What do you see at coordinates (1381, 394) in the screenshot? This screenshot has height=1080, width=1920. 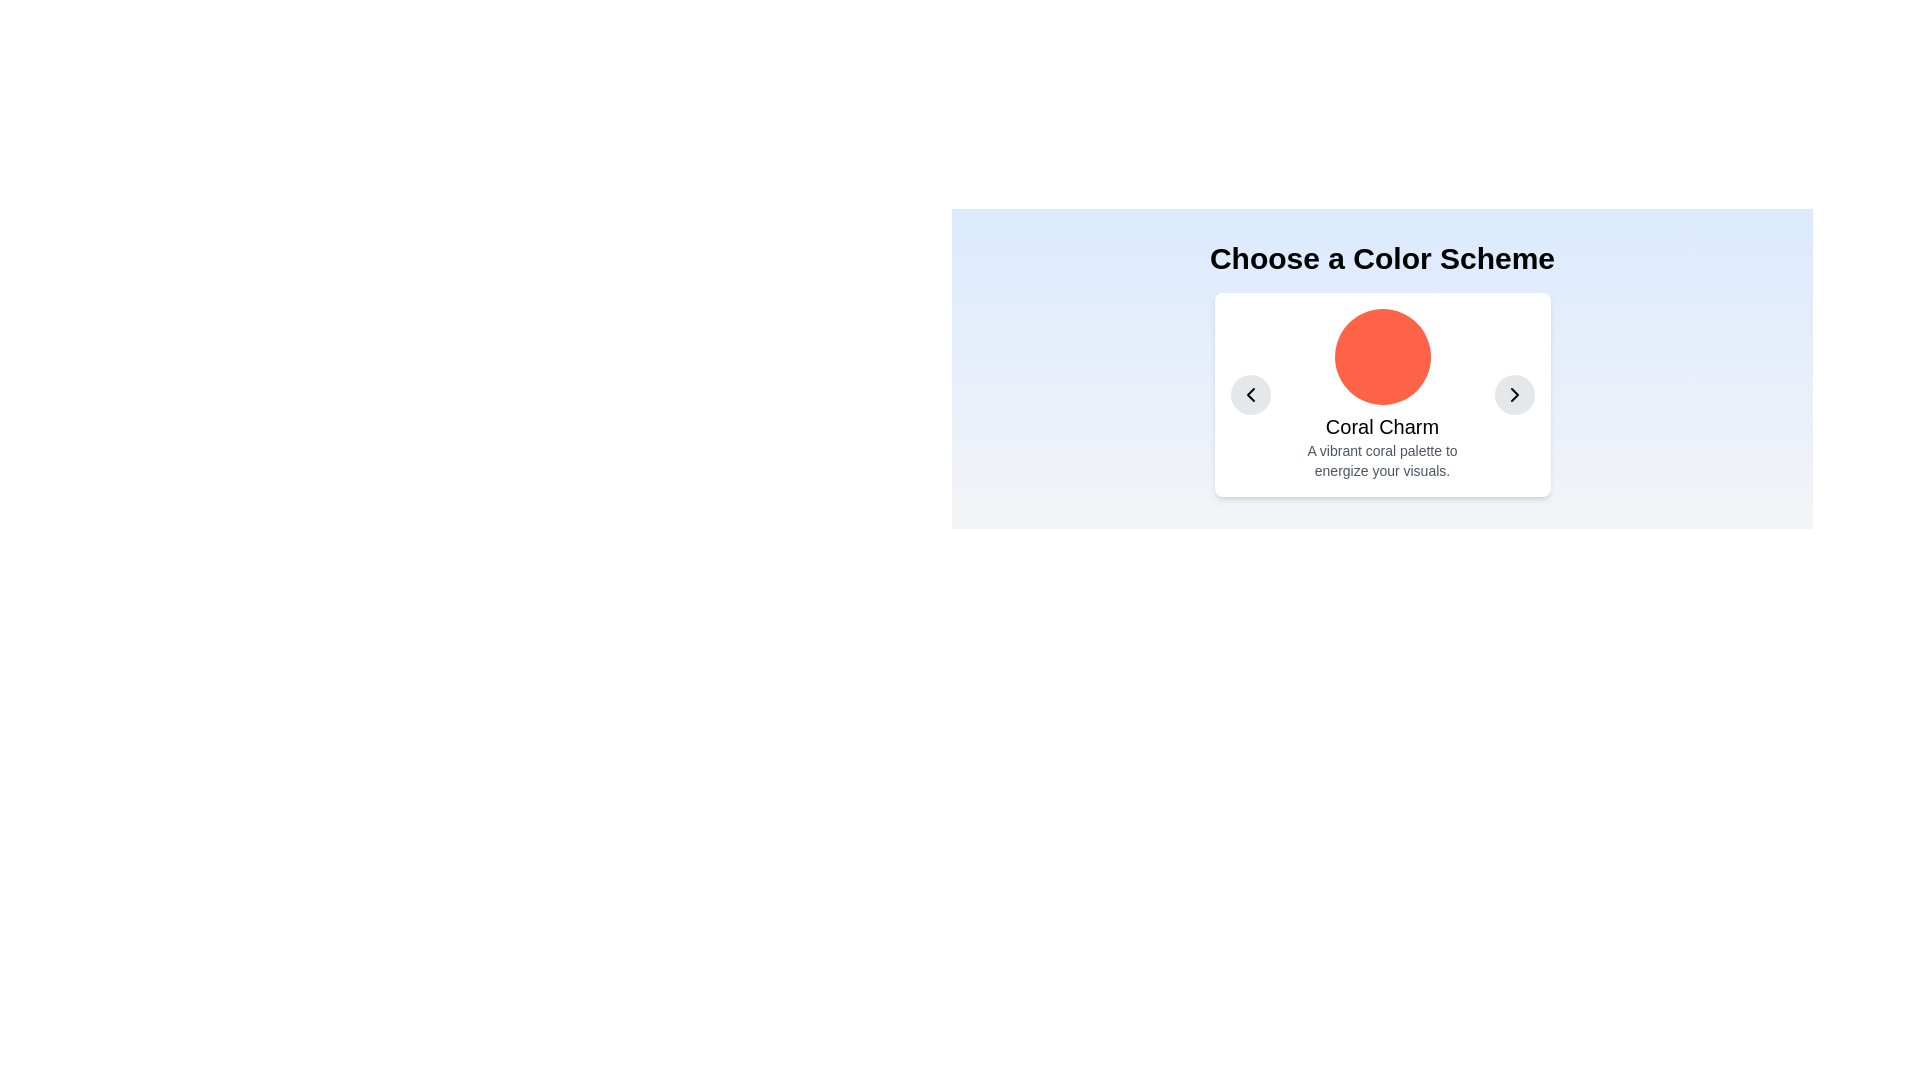 I see `the 'Coral Charm' card, which features a central coral circular visual and descriptive text beneath it, located in the middle of the carousel layout` at bounding box center [1381, 394].